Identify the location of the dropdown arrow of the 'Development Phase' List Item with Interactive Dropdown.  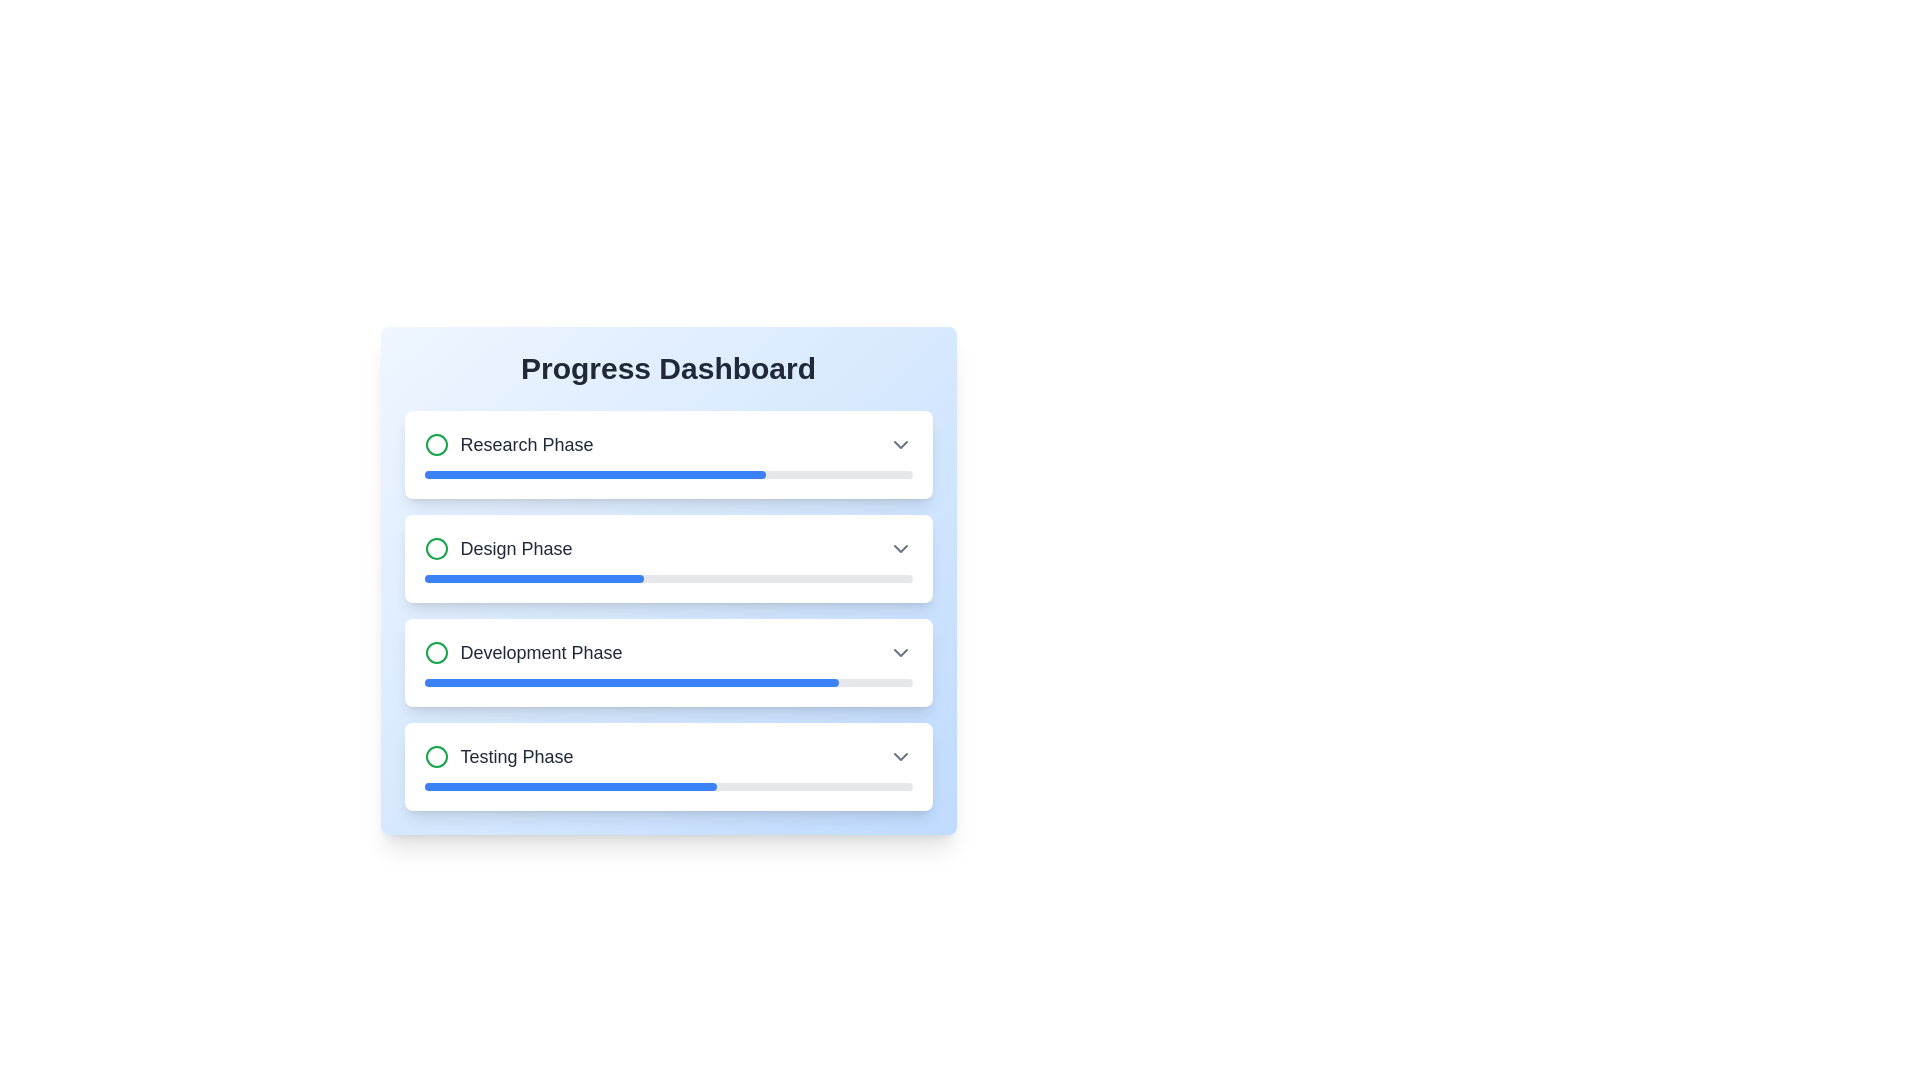
(668, 652).